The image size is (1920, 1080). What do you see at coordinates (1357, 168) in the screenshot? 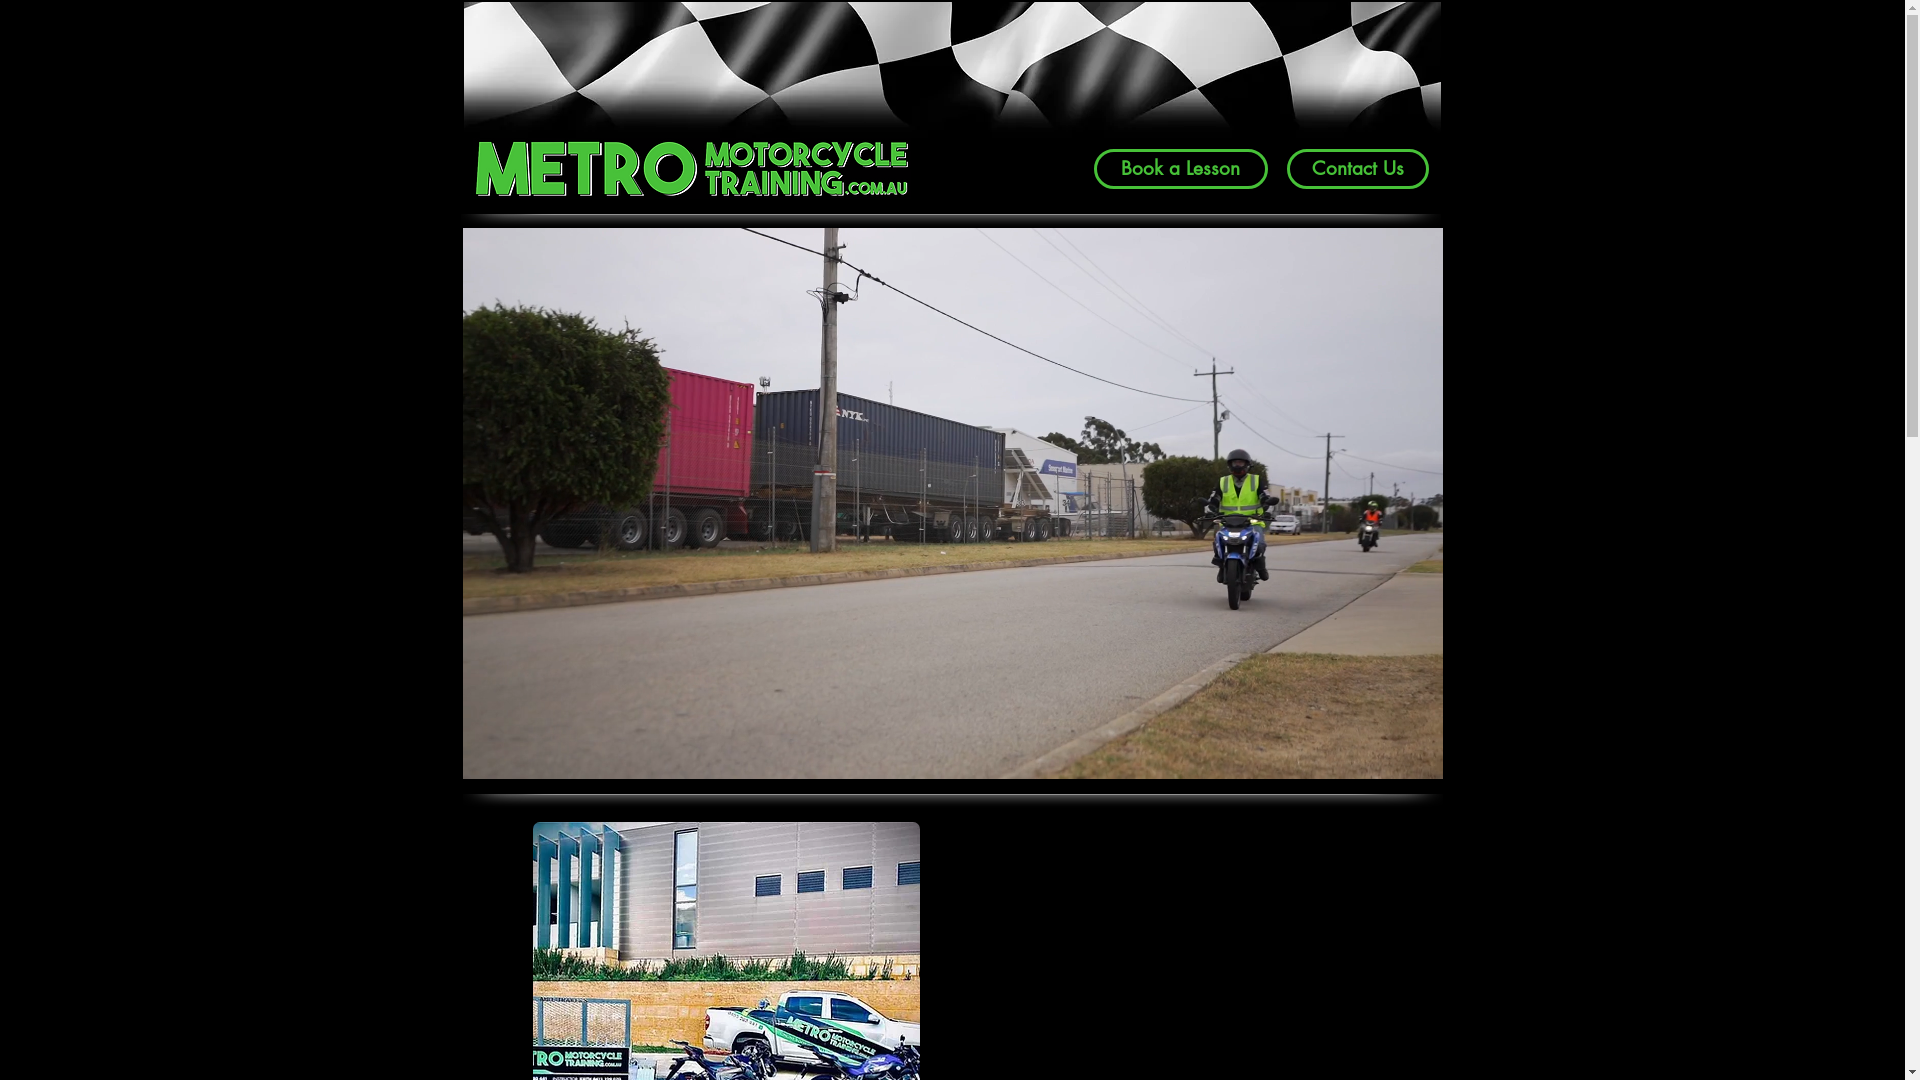
I see `'Contact Us'` at bounding box center [1357, 168].